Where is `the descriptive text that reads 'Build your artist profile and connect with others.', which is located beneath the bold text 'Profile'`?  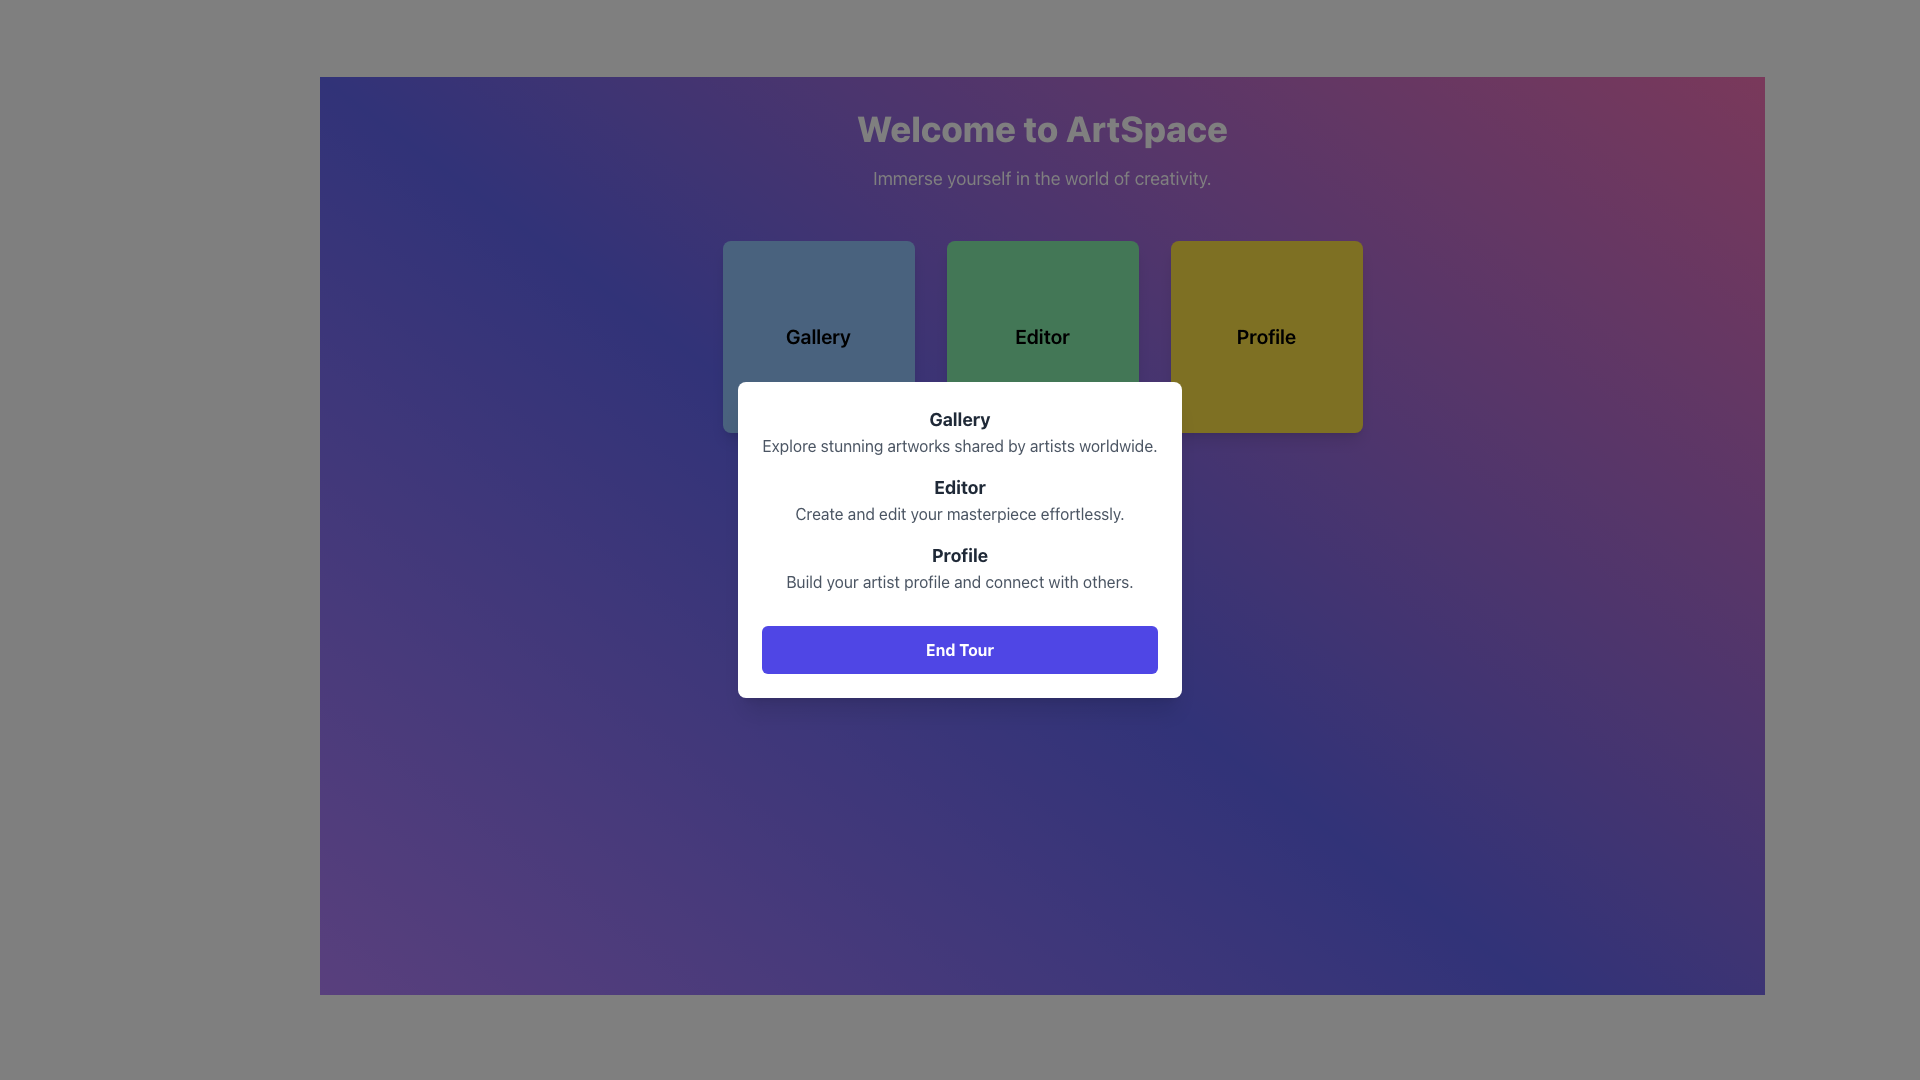 the descriptive text that reads 'Build your artist profile and connect with others.', which is located beneath the bold text 'Profile' is located at coordinates (960, 582).